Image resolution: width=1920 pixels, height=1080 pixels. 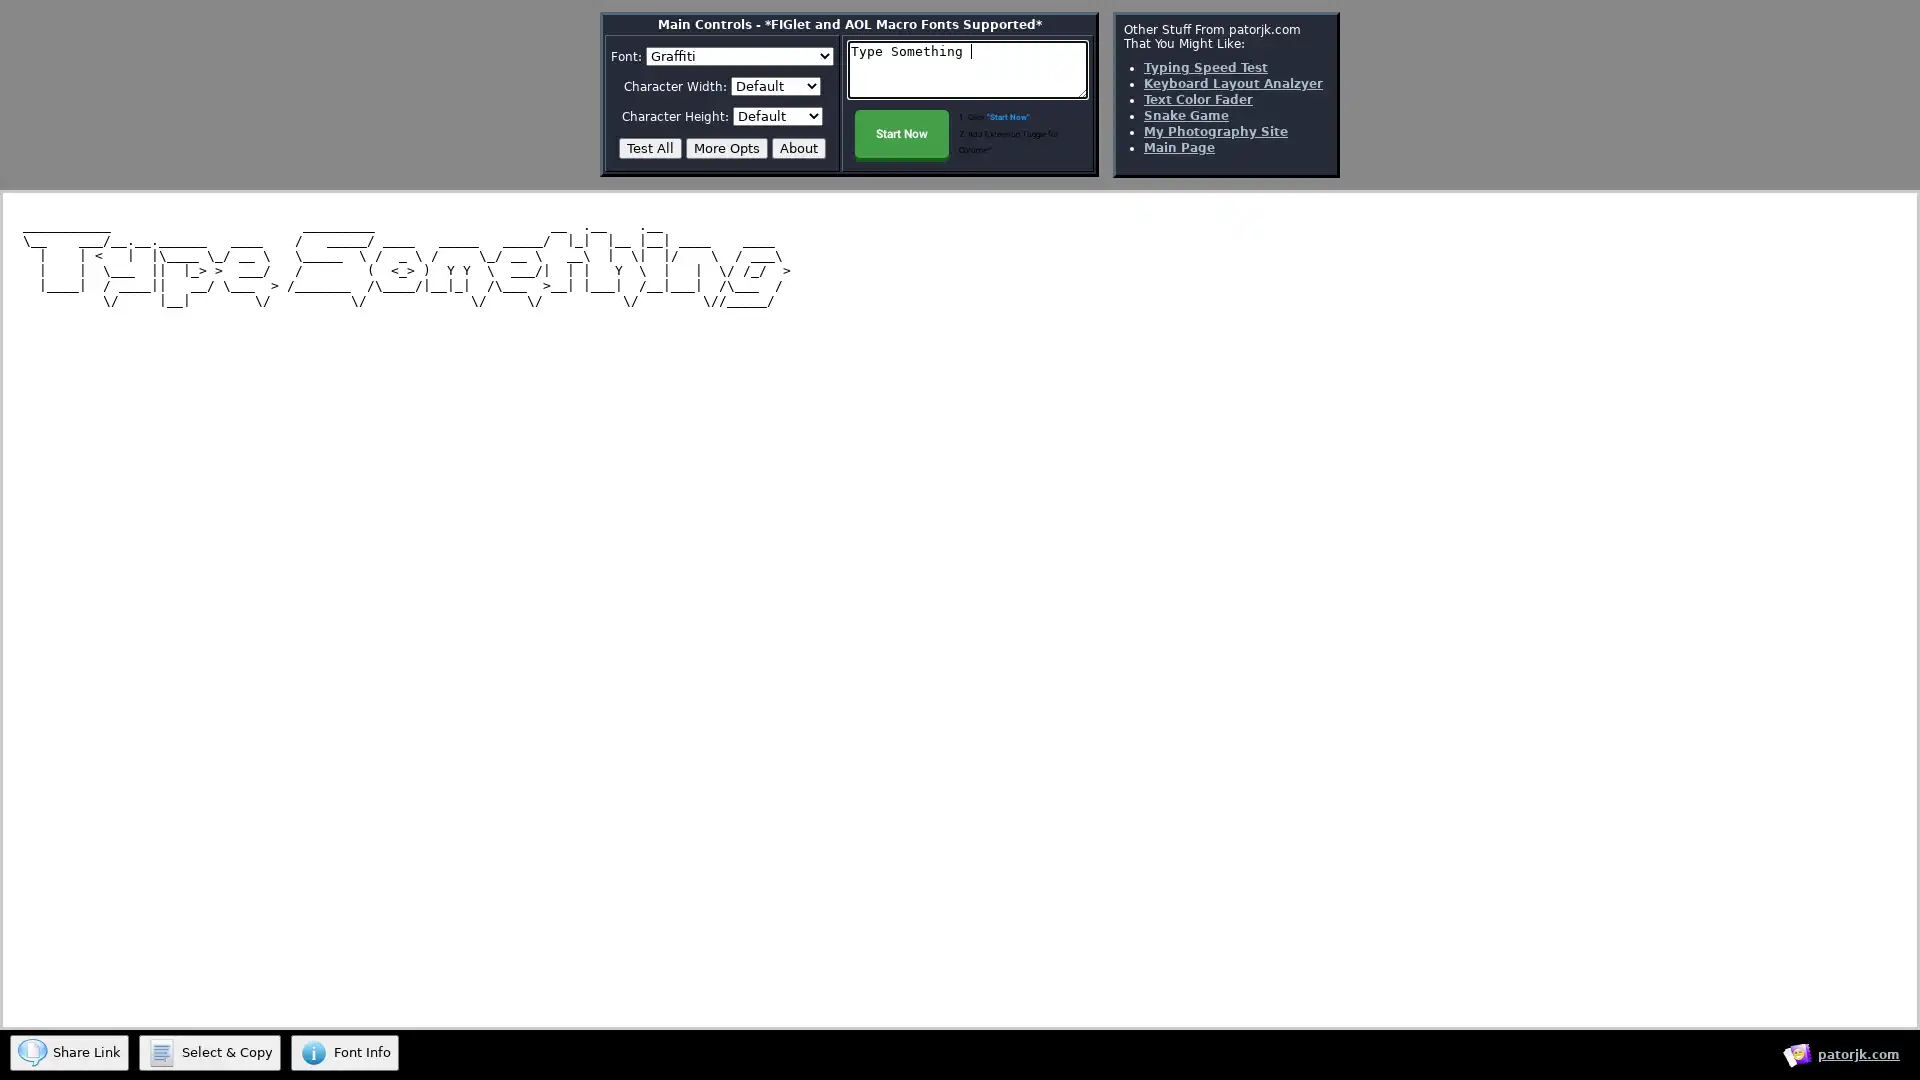 I want to click on Select & Copy, so click(x=210, y=1052).